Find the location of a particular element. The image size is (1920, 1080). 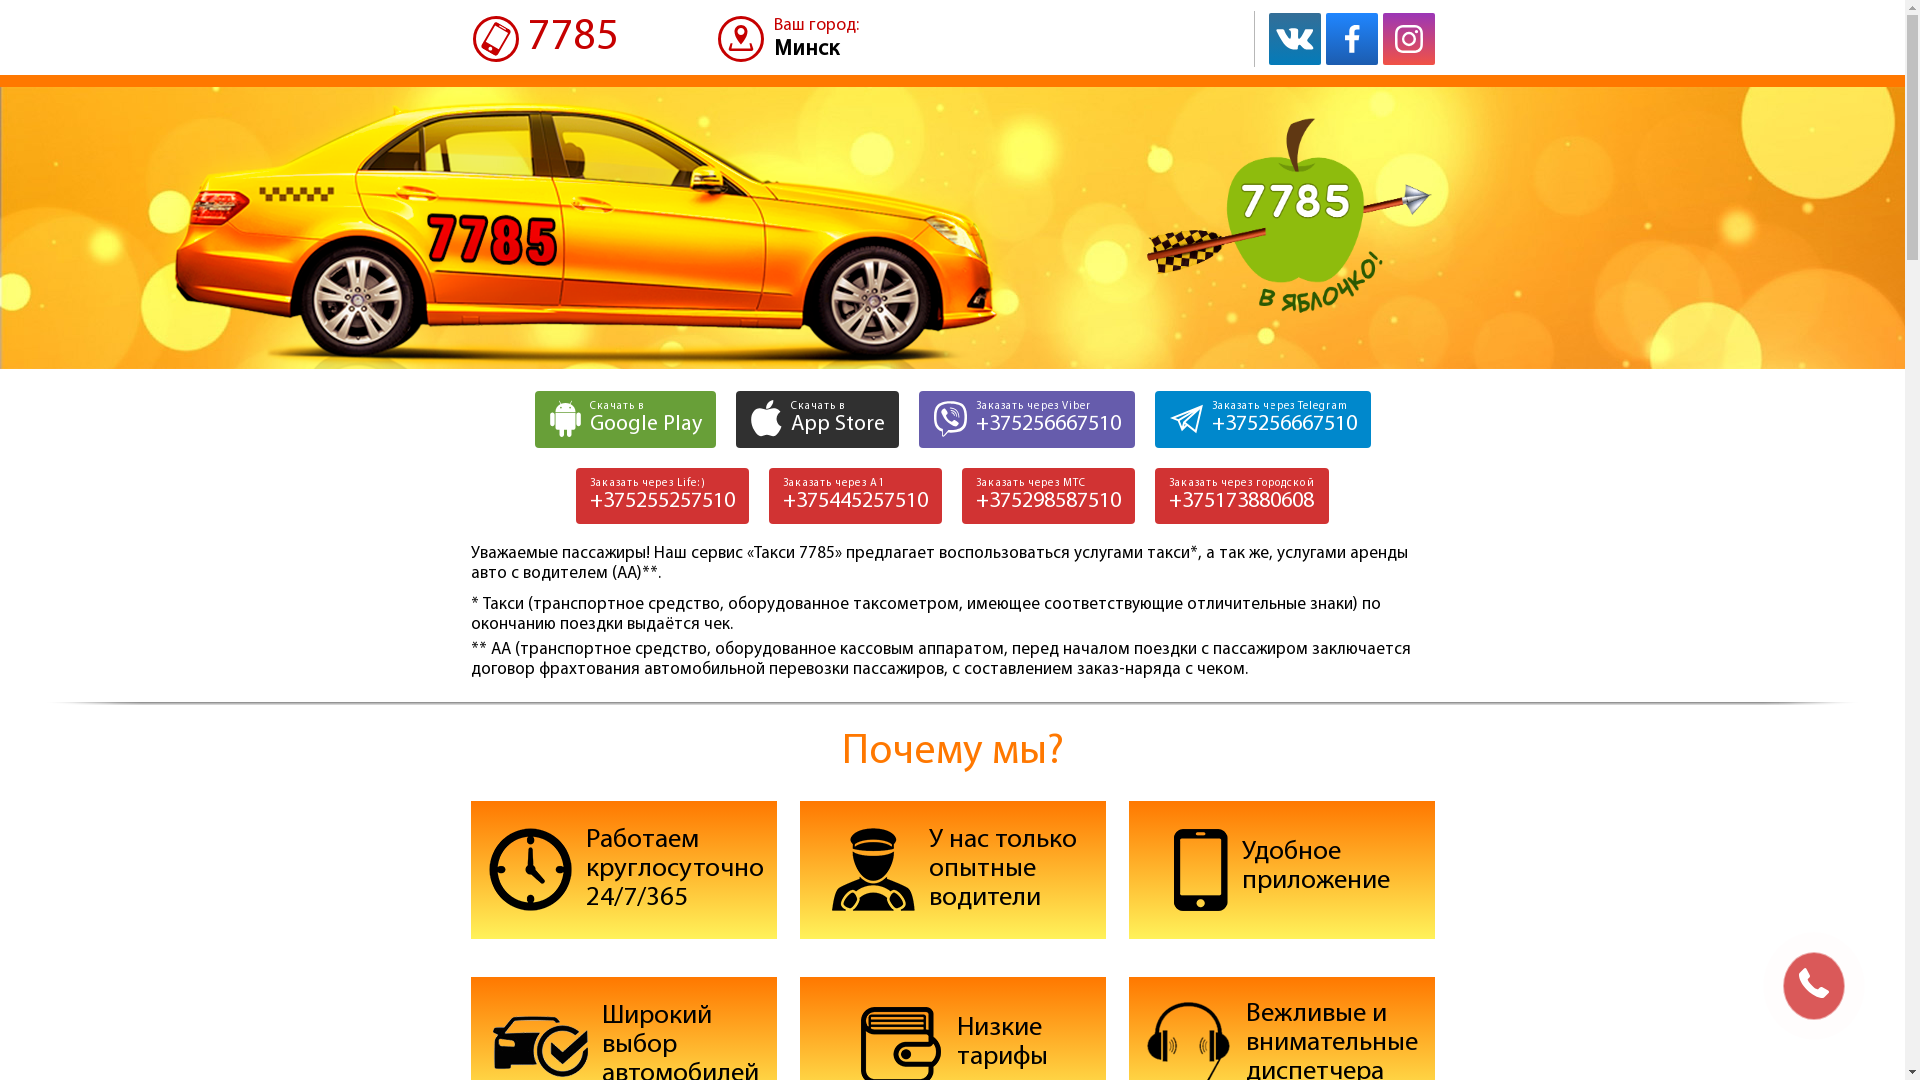

'7785' is located at coordinates (543, 38).